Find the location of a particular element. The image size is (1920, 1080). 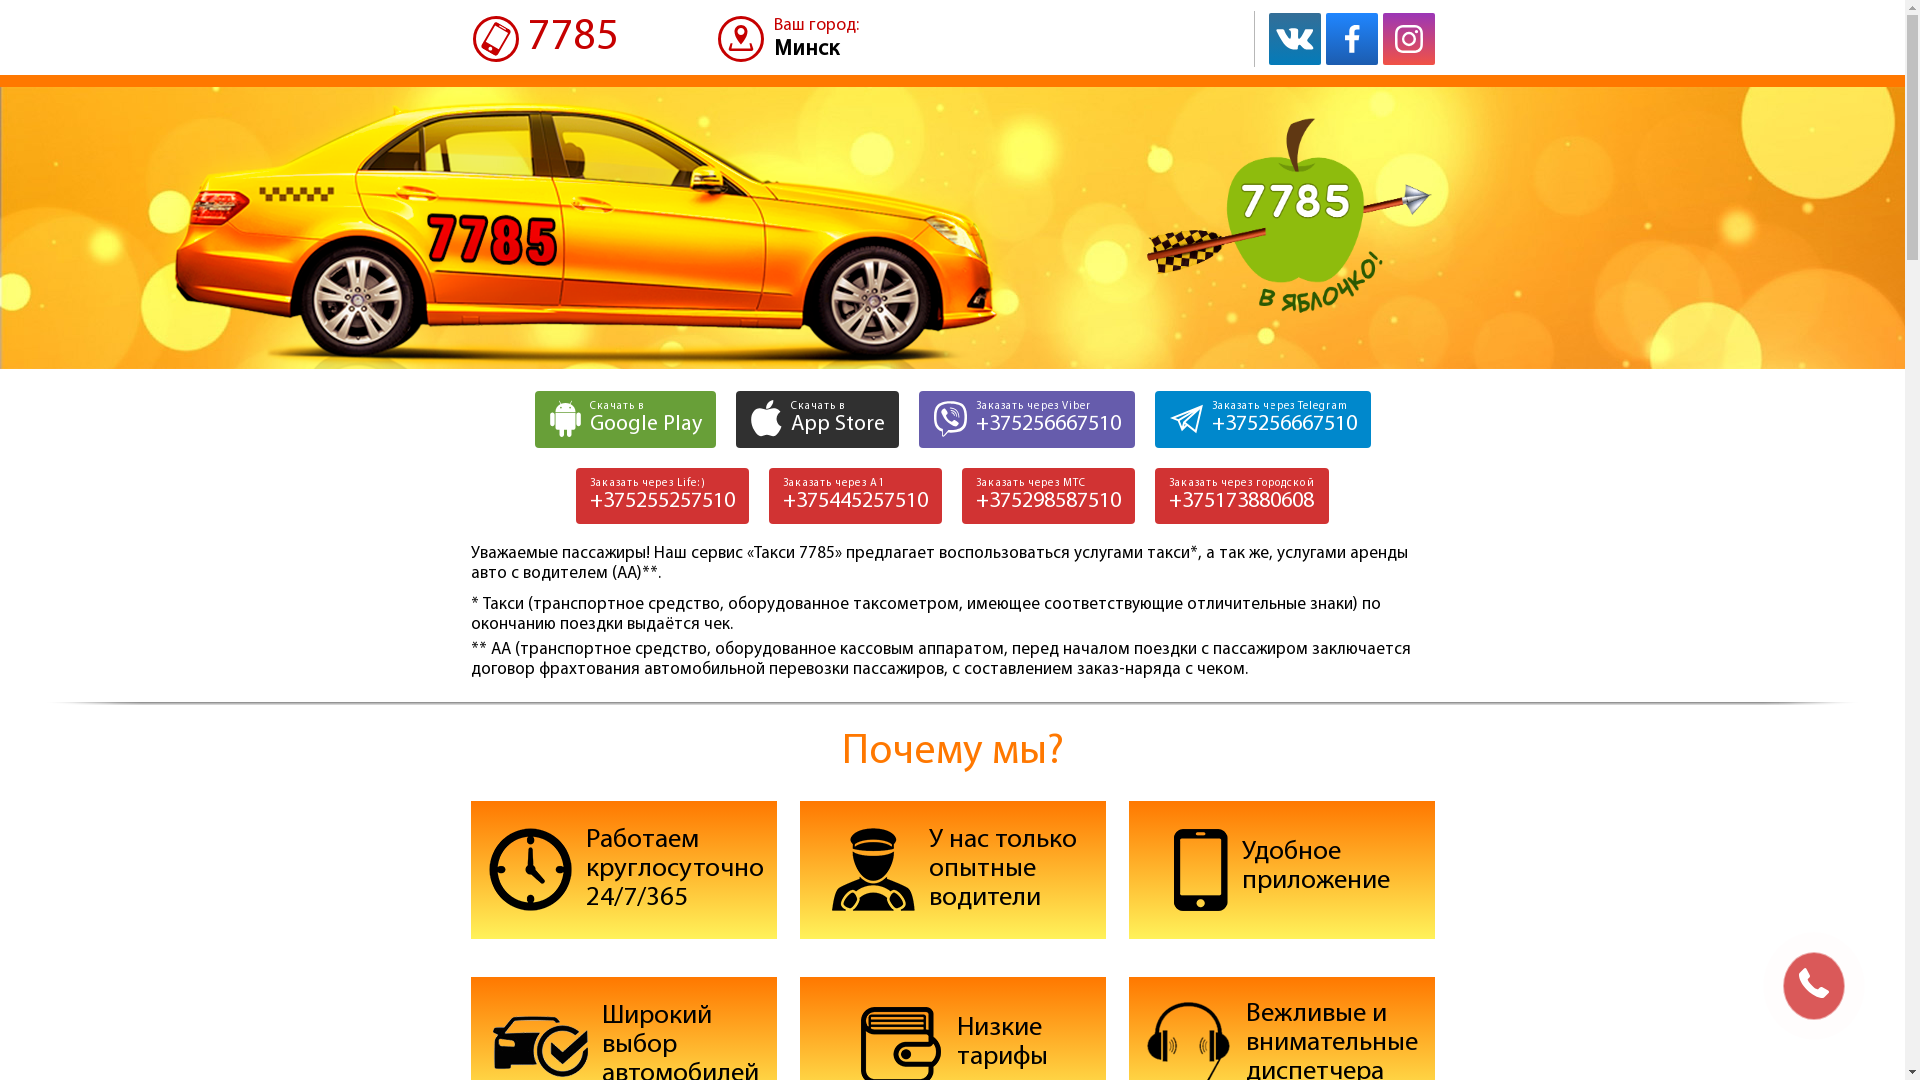

'7785' is located at coordinates (543, 38).